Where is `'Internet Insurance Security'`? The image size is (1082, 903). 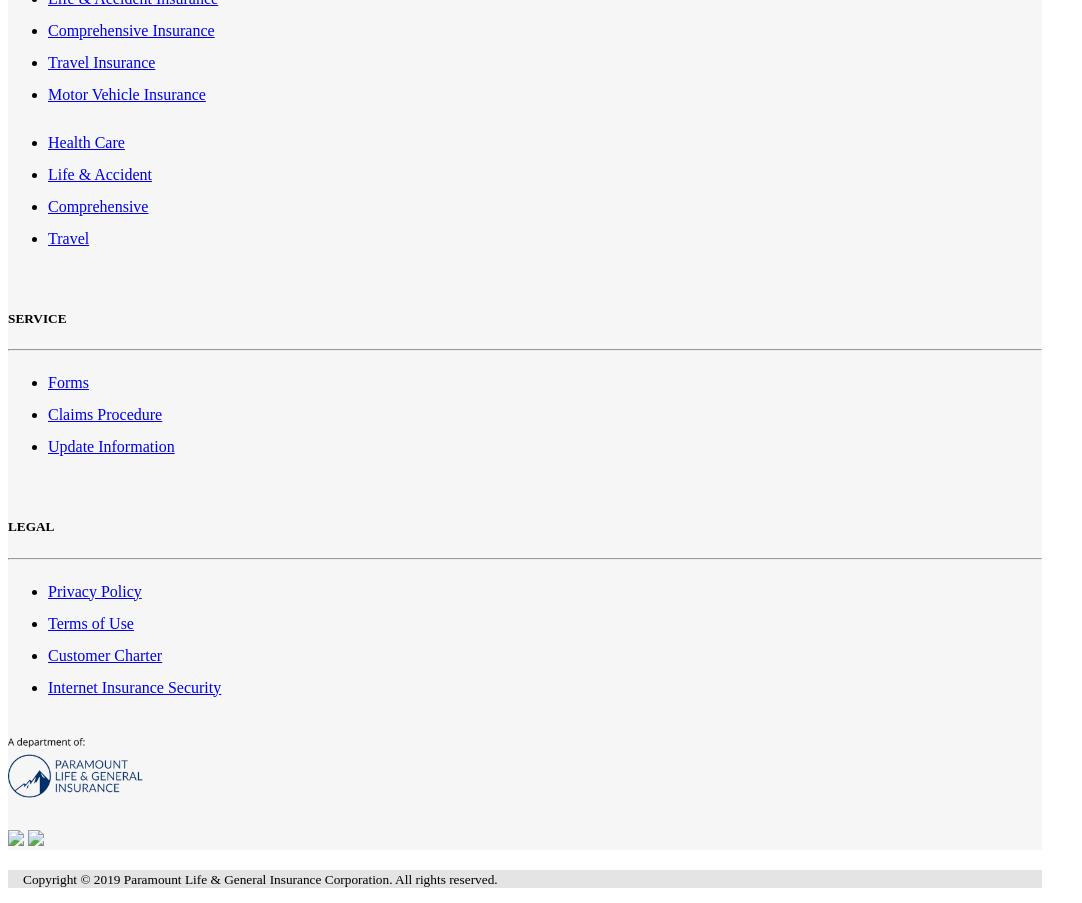 'Internet Insurance Security' is located at coordinates (134, 685).